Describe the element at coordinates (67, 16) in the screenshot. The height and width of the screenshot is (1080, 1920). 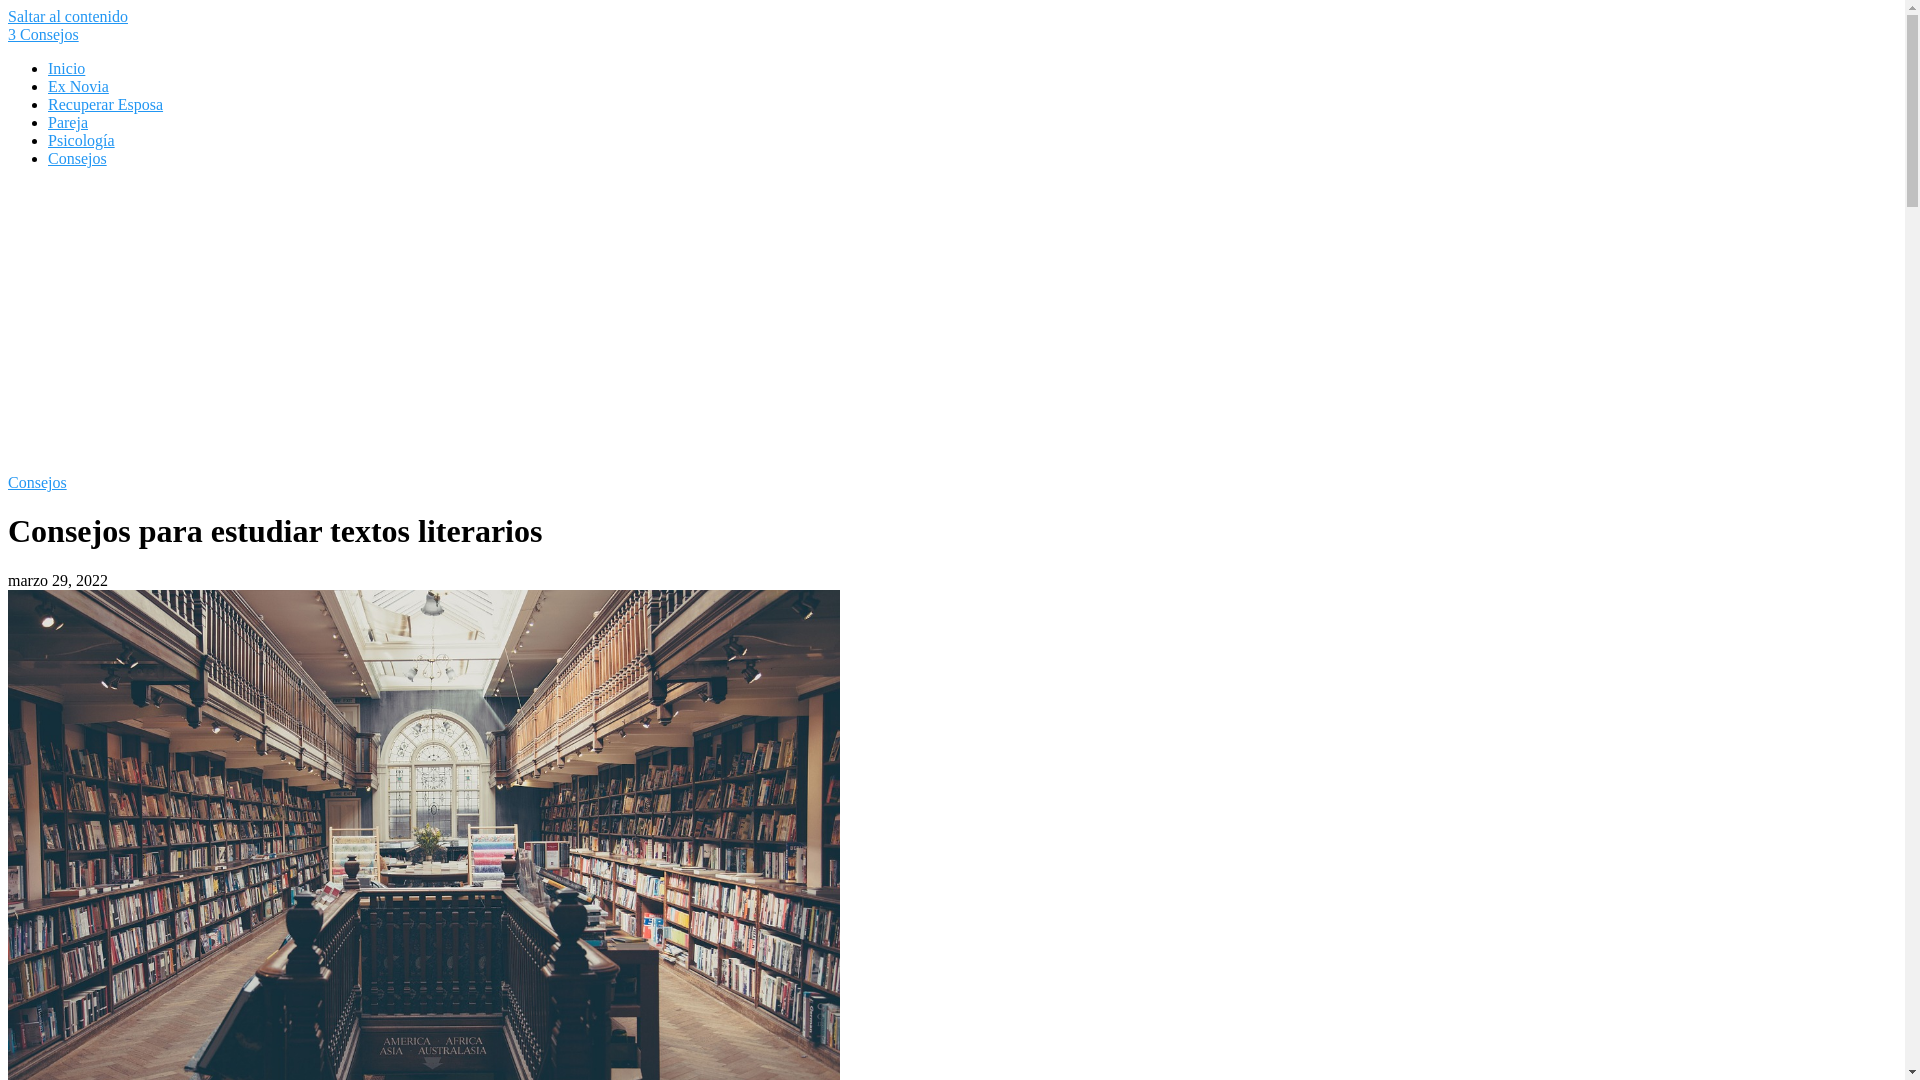
I see `'Saltar al contenido'` at that location.